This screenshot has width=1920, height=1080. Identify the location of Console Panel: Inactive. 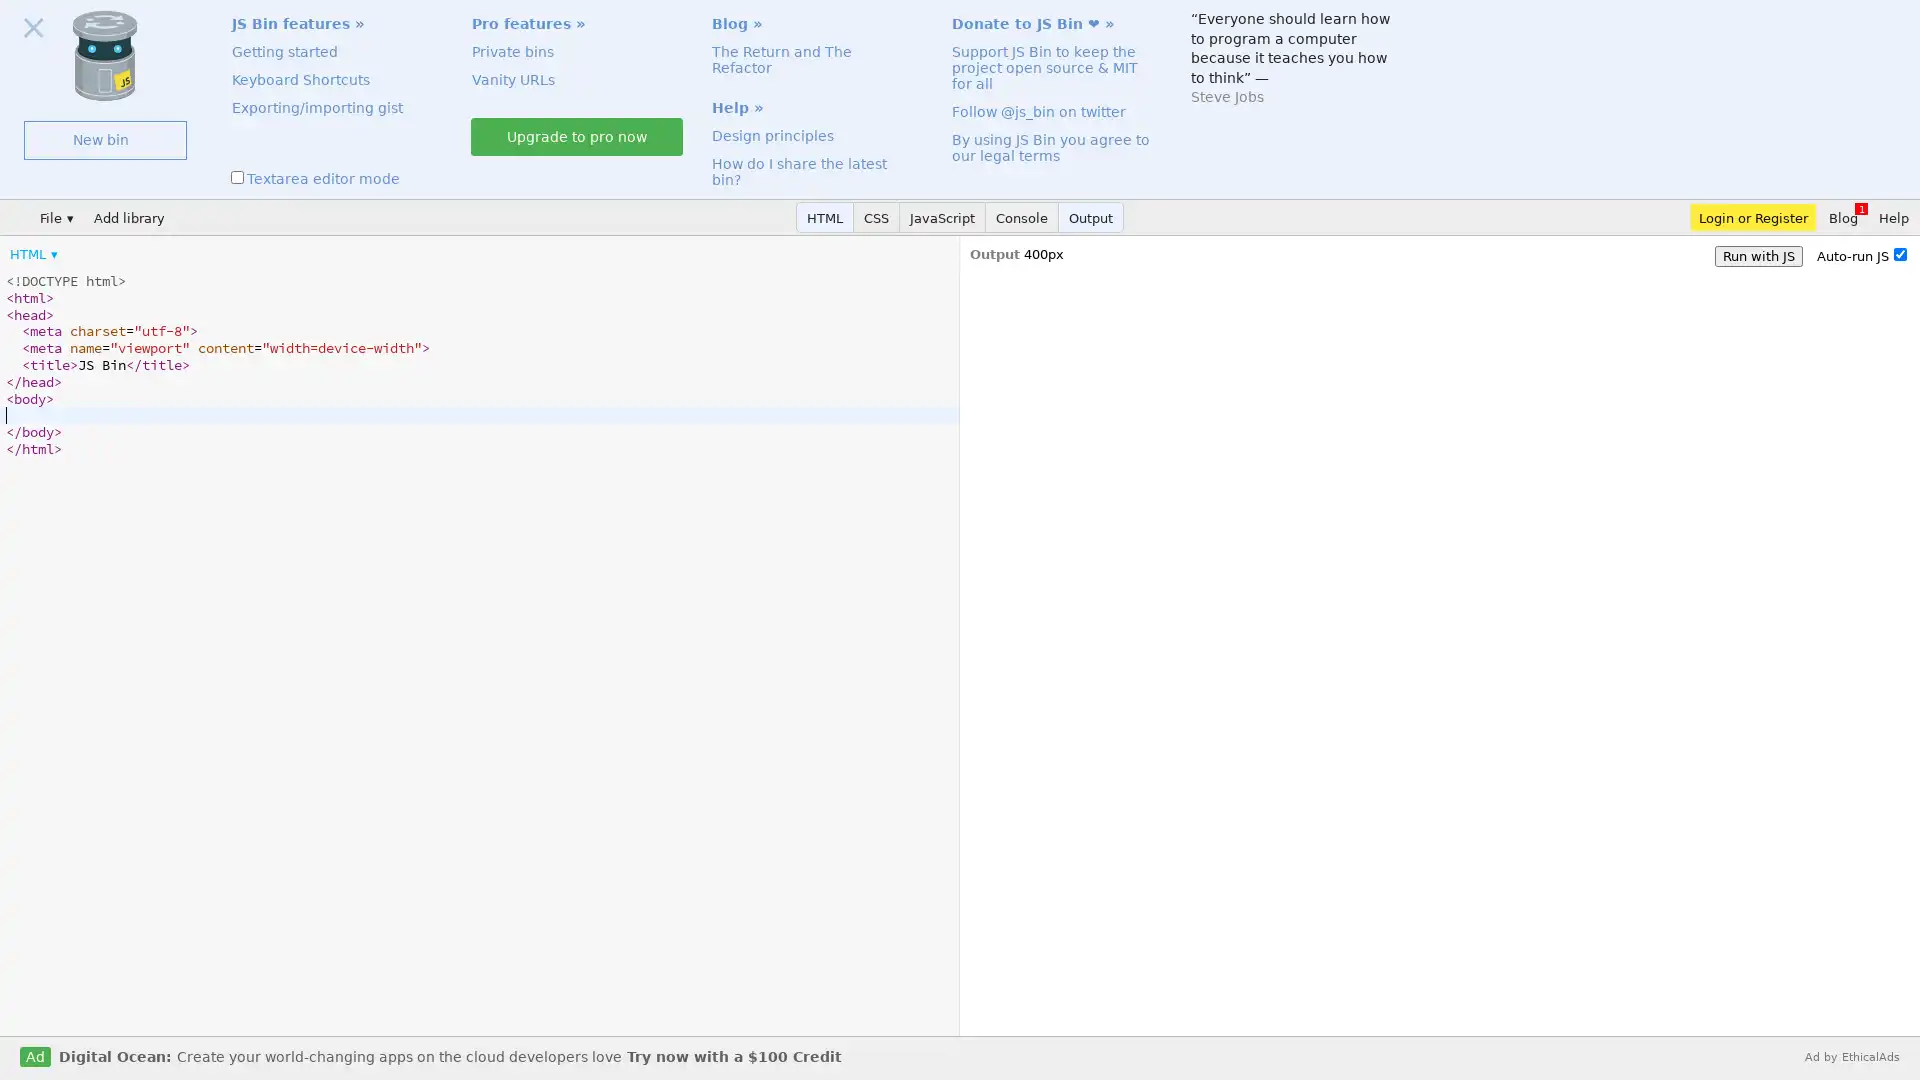
(1022, 217).